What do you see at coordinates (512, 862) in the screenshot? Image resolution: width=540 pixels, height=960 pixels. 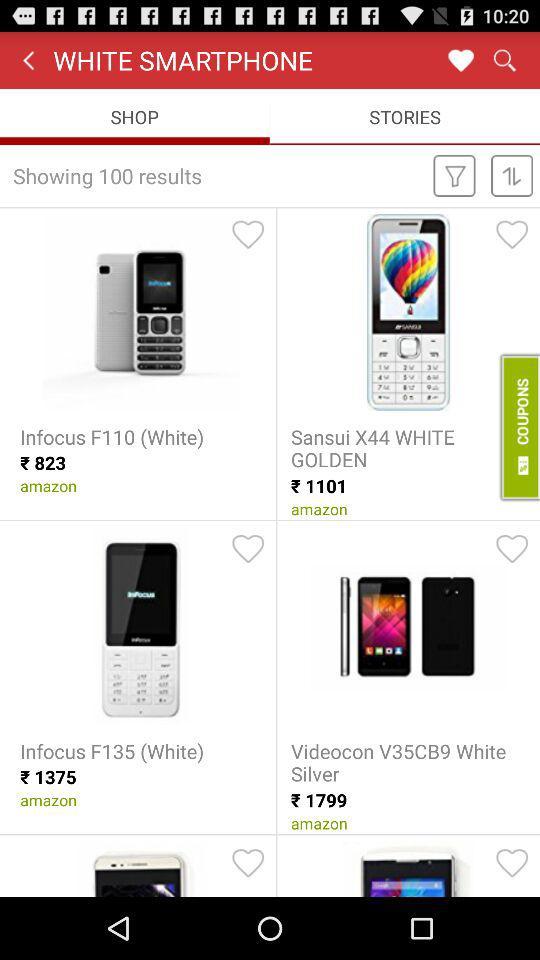 I see `to favorite` at bounding box center [512, 862].